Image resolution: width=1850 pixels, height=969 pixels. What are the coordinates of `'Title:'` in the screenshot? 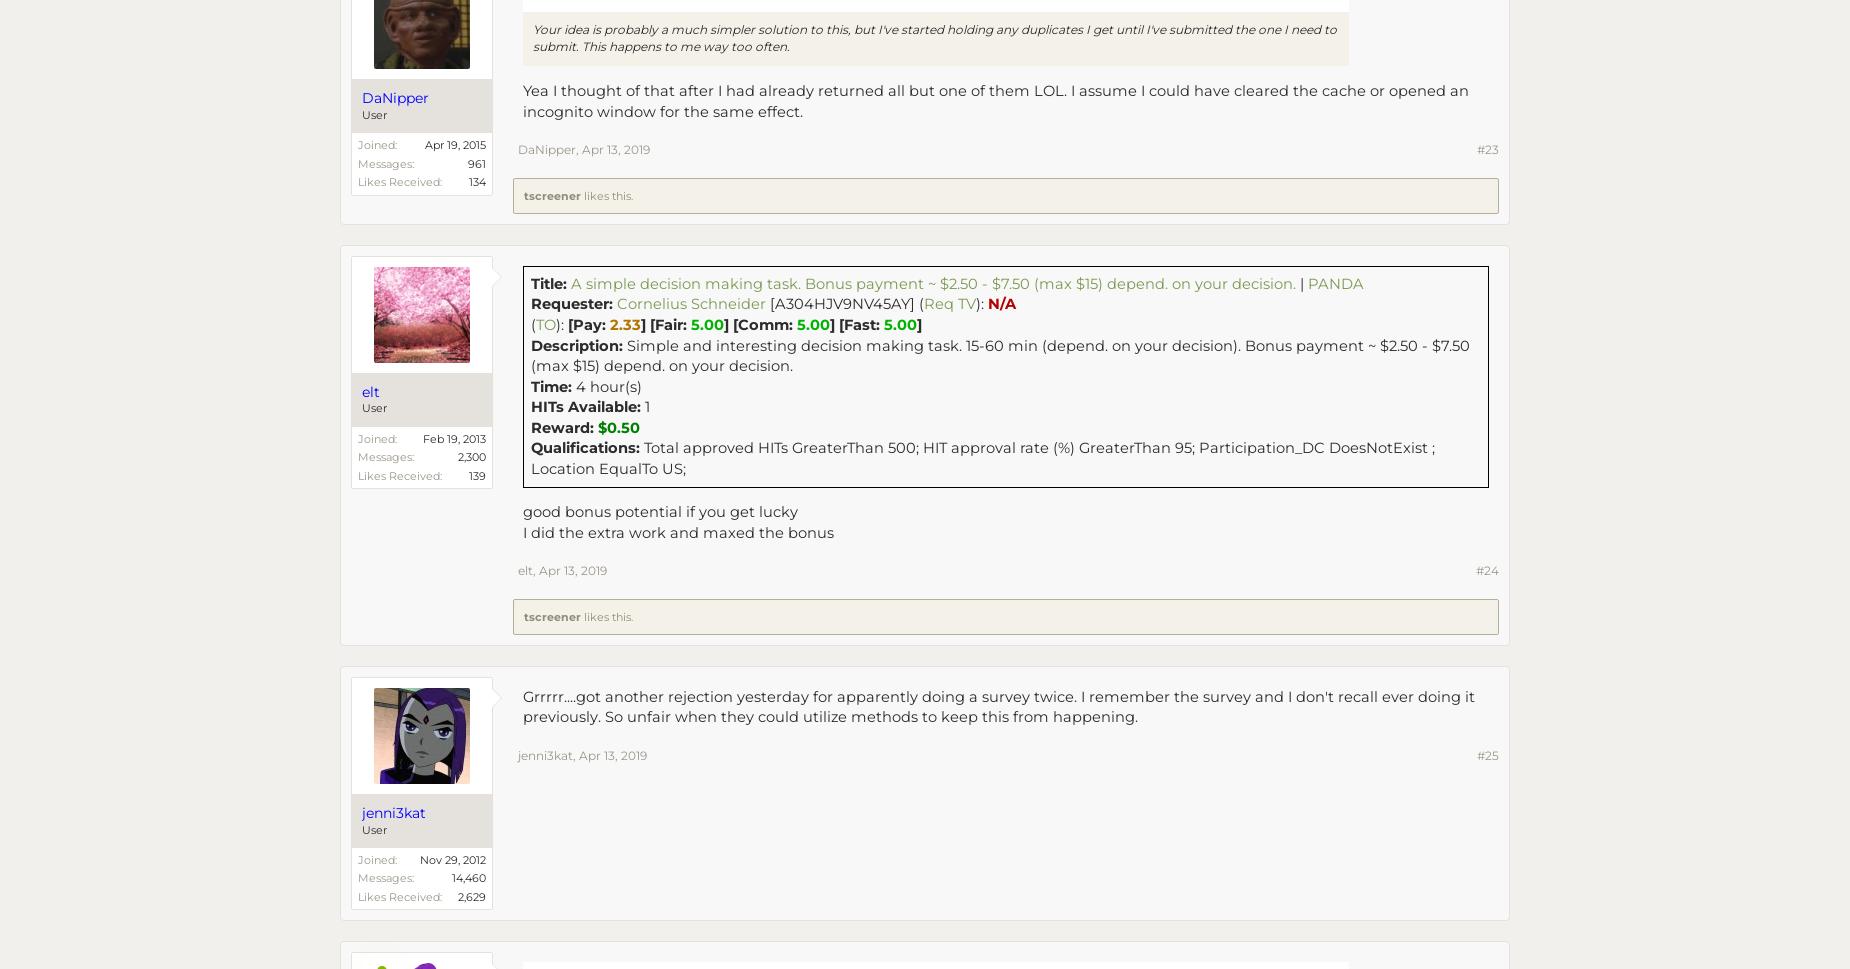 It's located at (549, 283).